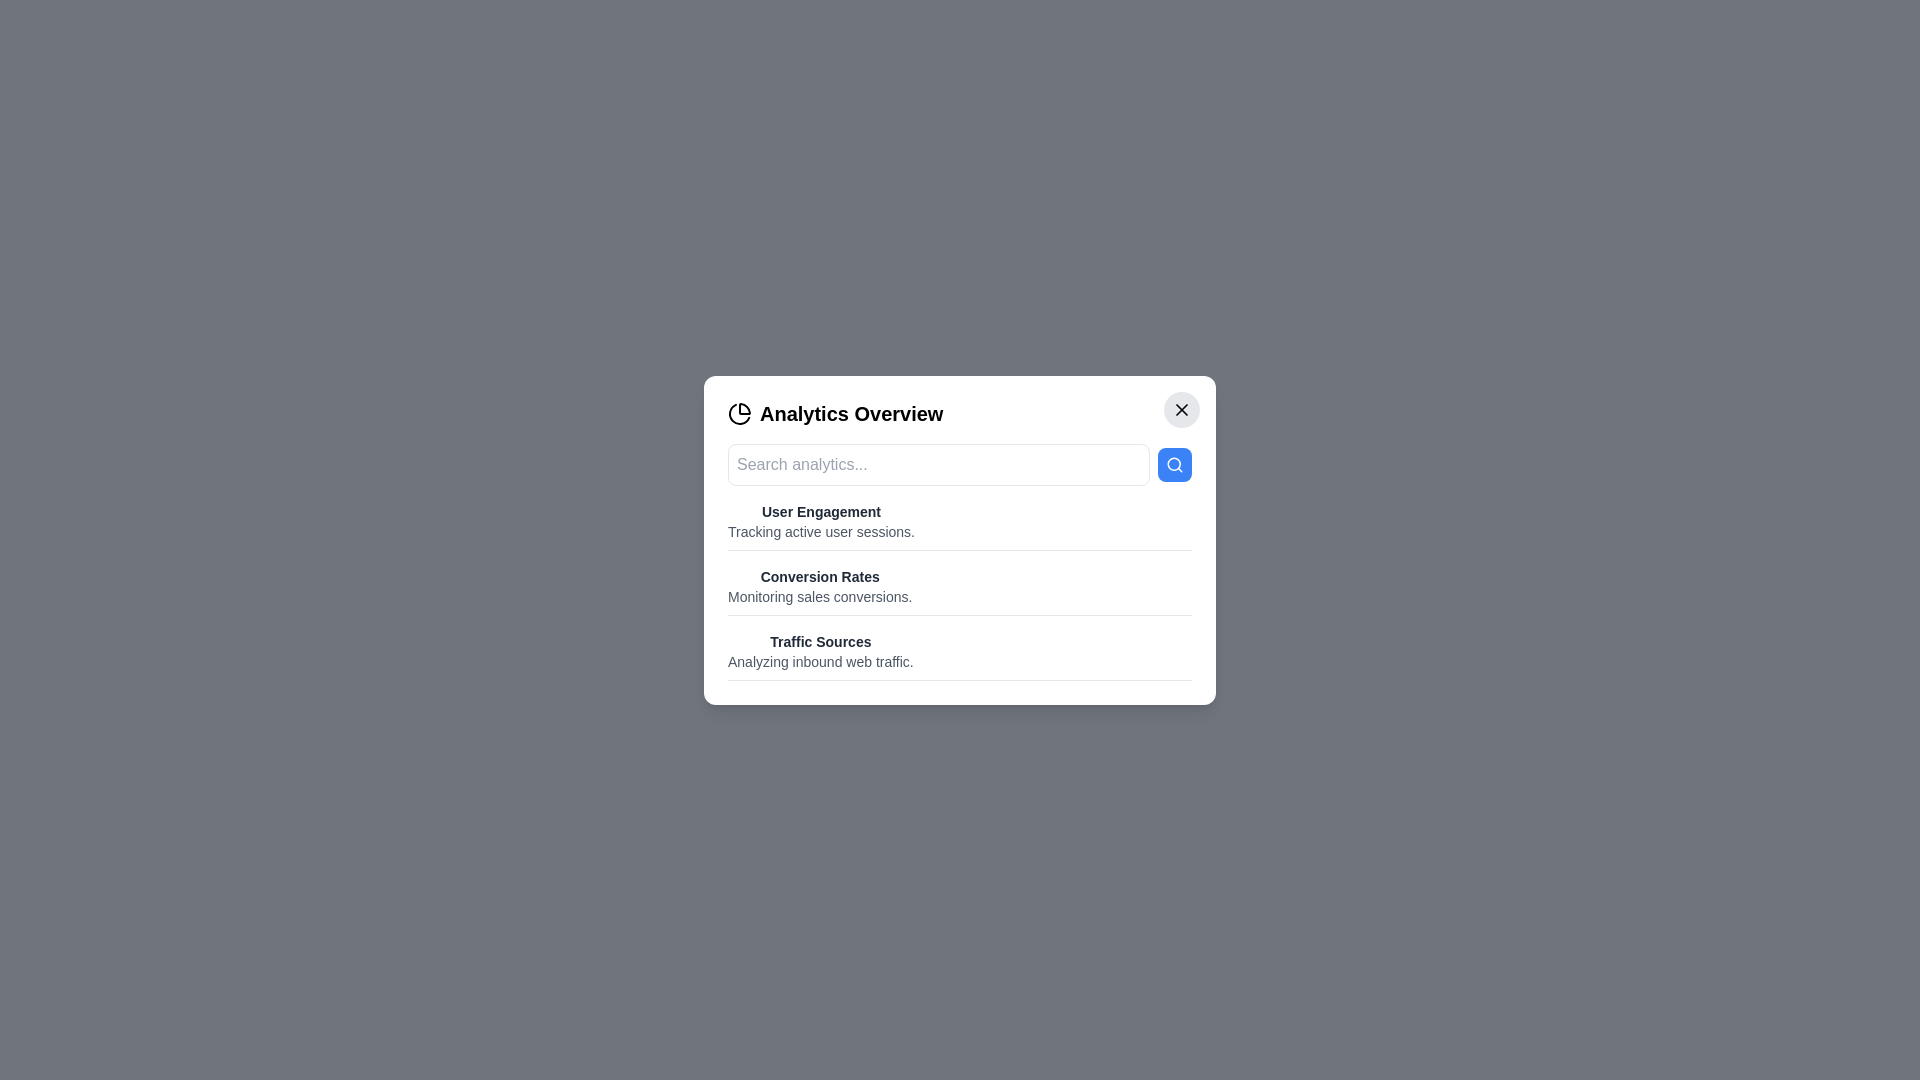  I want to click on the search button in the AnalyticsDialog component, so click(1175, 464).